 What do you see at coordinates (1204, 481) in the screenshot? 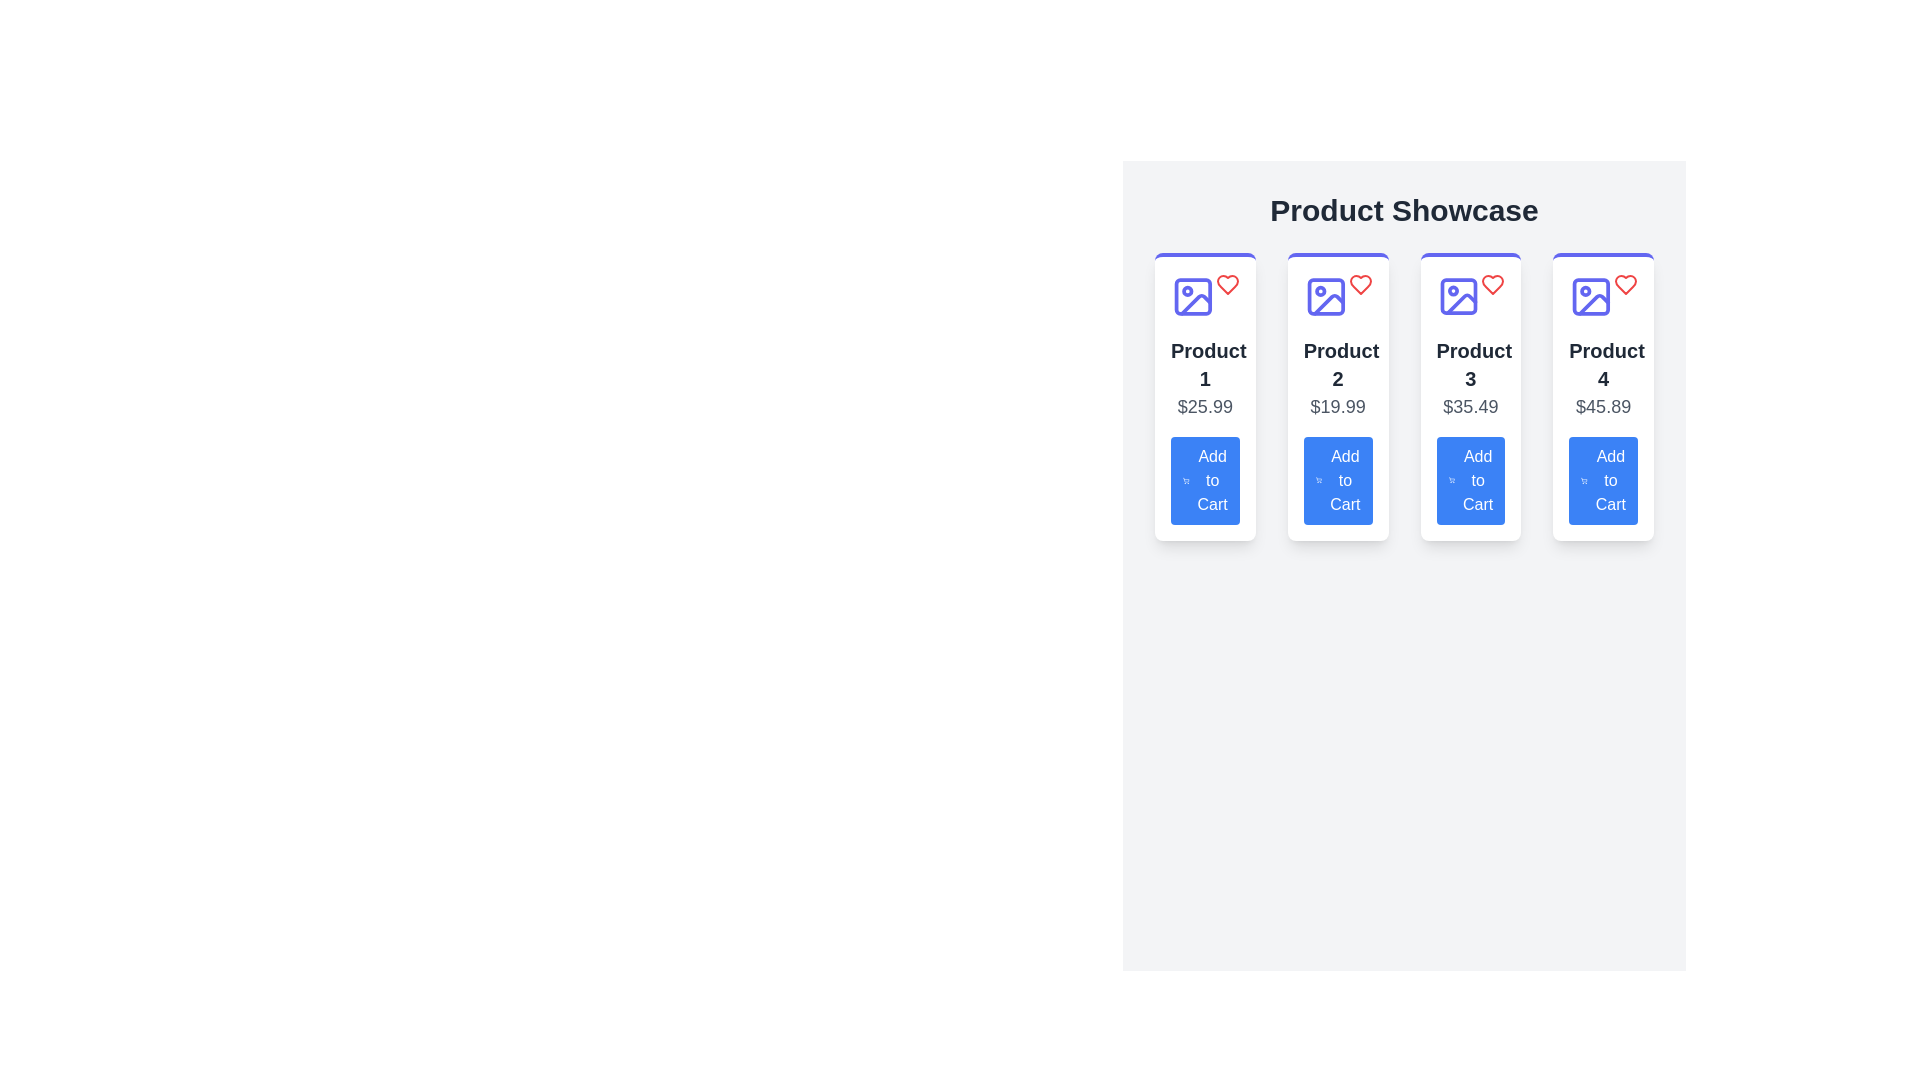
I see `the 'Add to Cart' button with a shopping cart icon located at the bottom of the 'Product 1' card` at bounding box center [1204, 481].